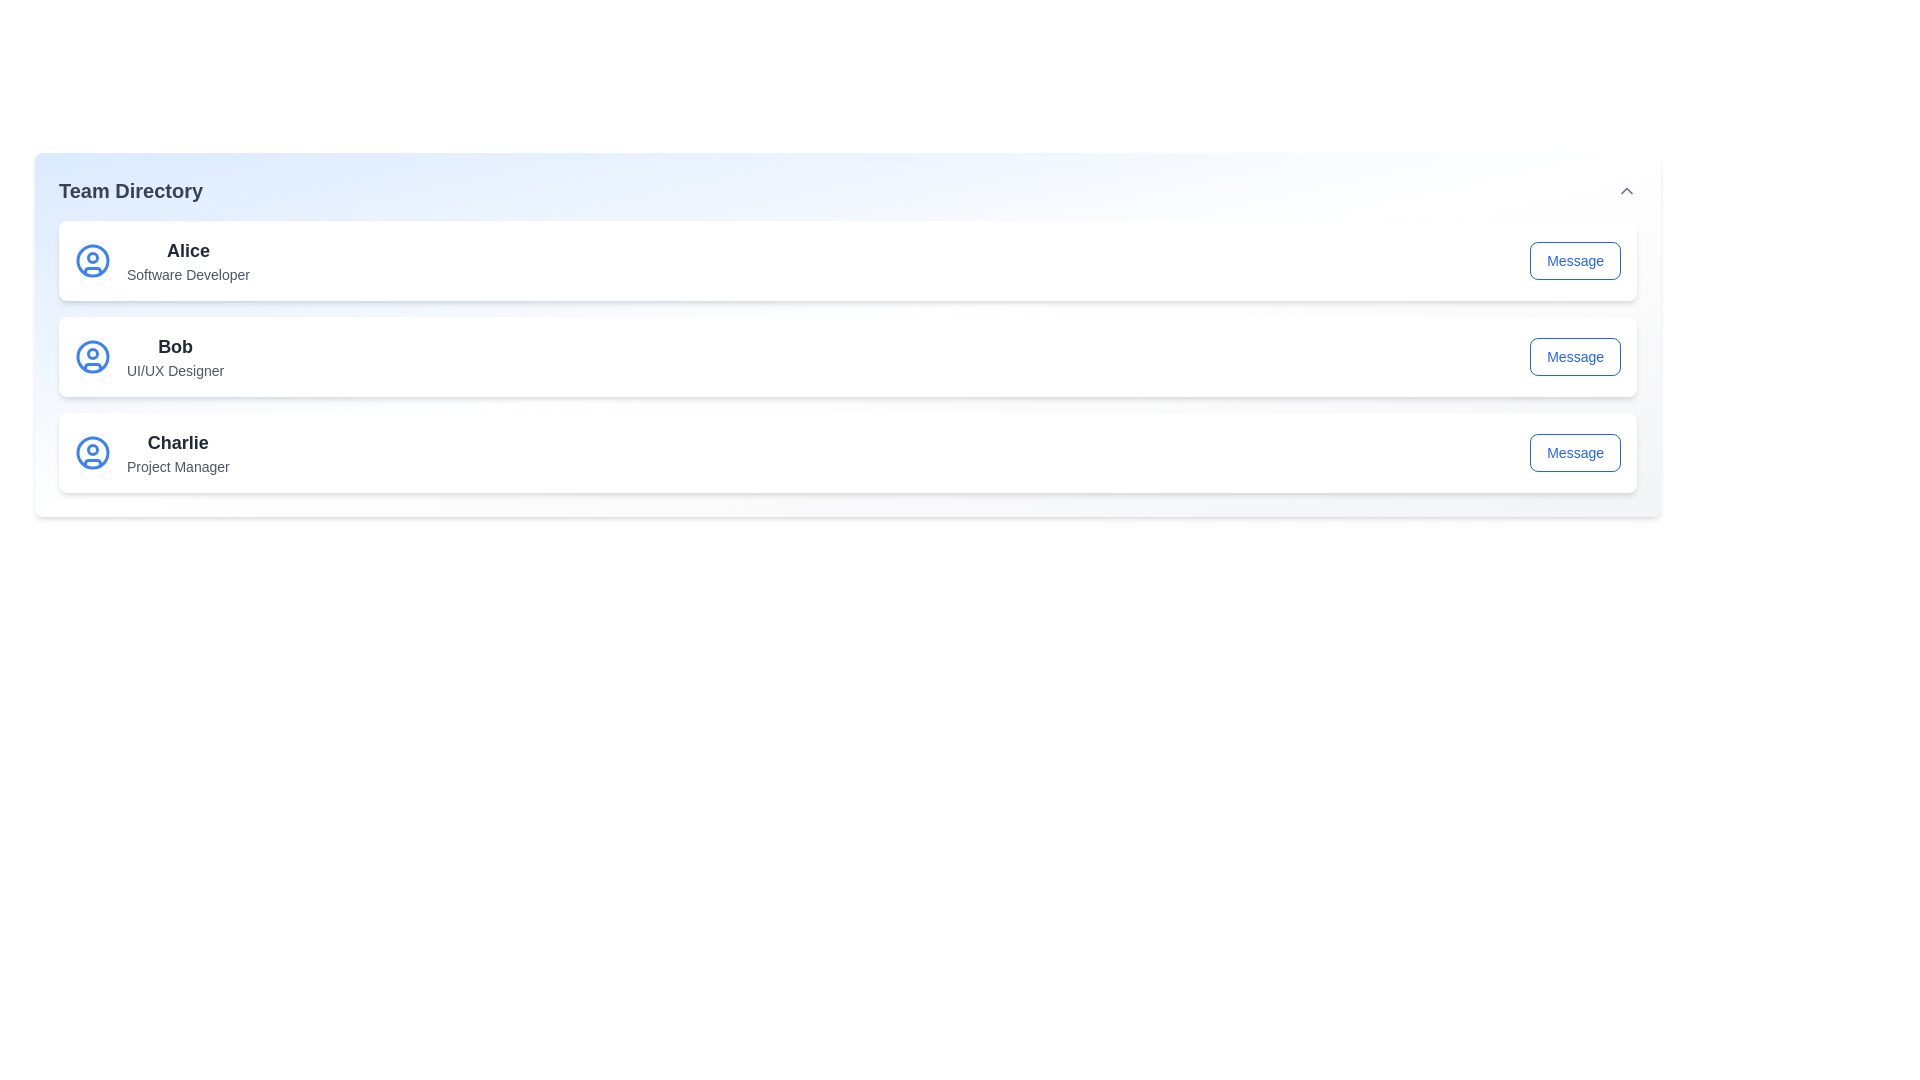  What do you see at coordinates (1574, 260) in the screenshot?
I see `the 'Message' button, which is a rectangular button with a blue border and text, located in the top right corner of the user 'Alice's' entry` at bounding box center [1574, 260].